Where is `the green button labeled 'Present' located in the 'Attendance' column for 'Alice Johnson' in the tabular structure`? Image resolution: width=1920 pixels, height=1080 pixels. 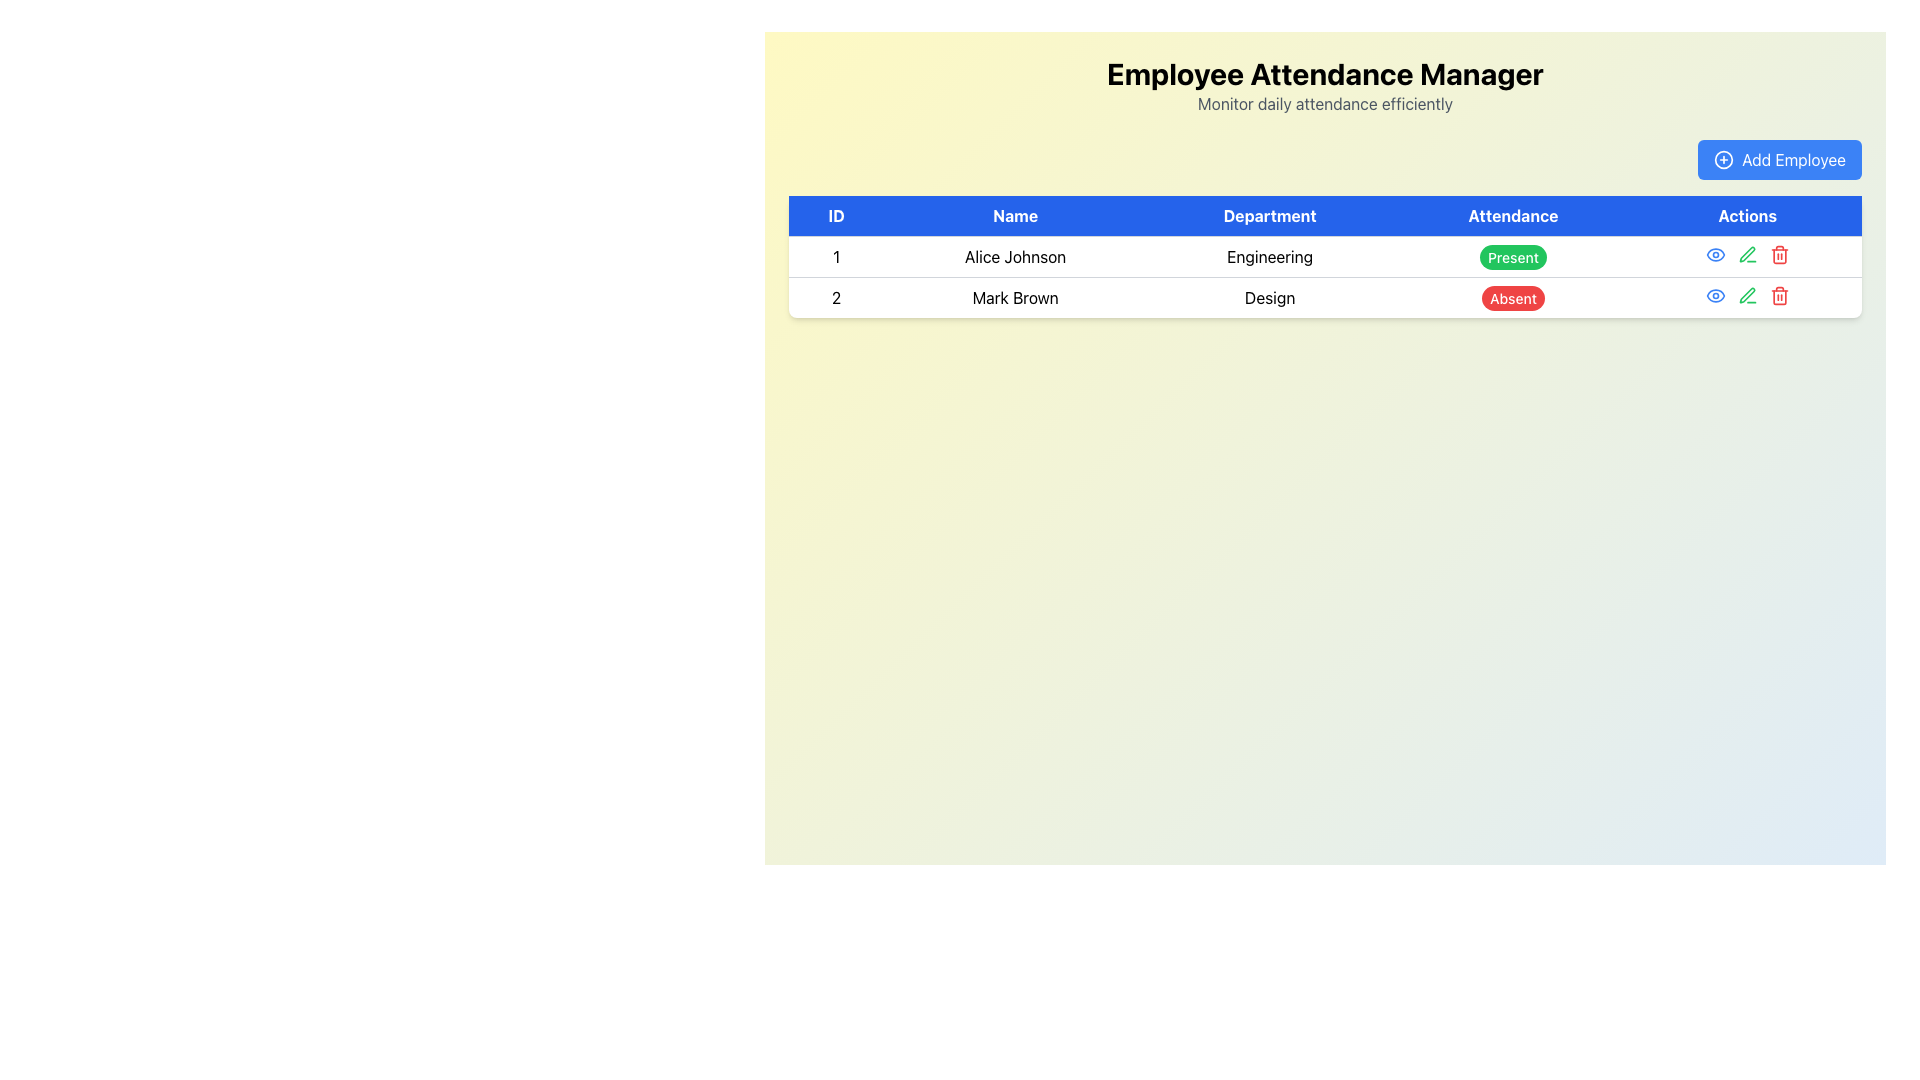 the green button labeled 'Present' located in the 'Attendance' column for 'Alice Johnson' in the tabular structure is located at coordinates (1513, 256).